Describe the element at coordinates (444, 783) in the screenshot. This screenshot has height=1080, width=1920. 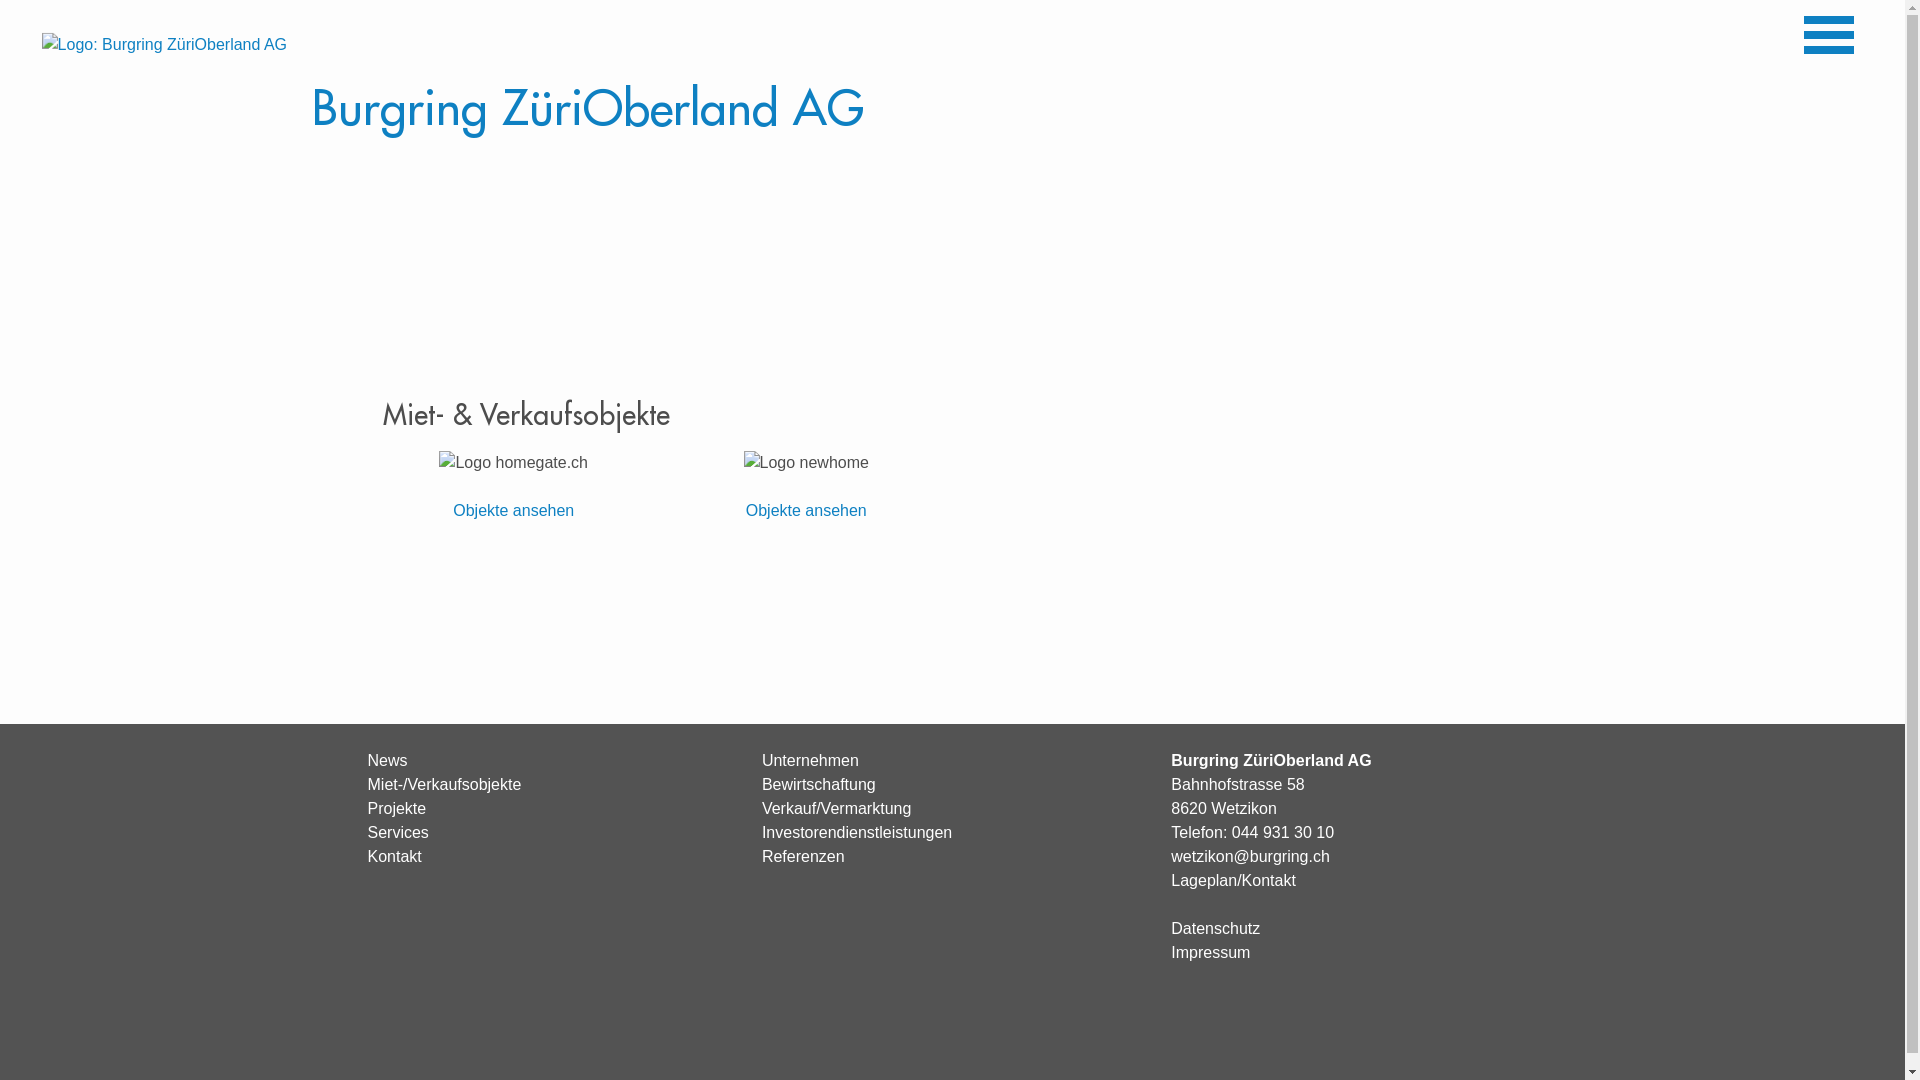
I see `'Miet-/Verkaufsobjekte'` at that location.